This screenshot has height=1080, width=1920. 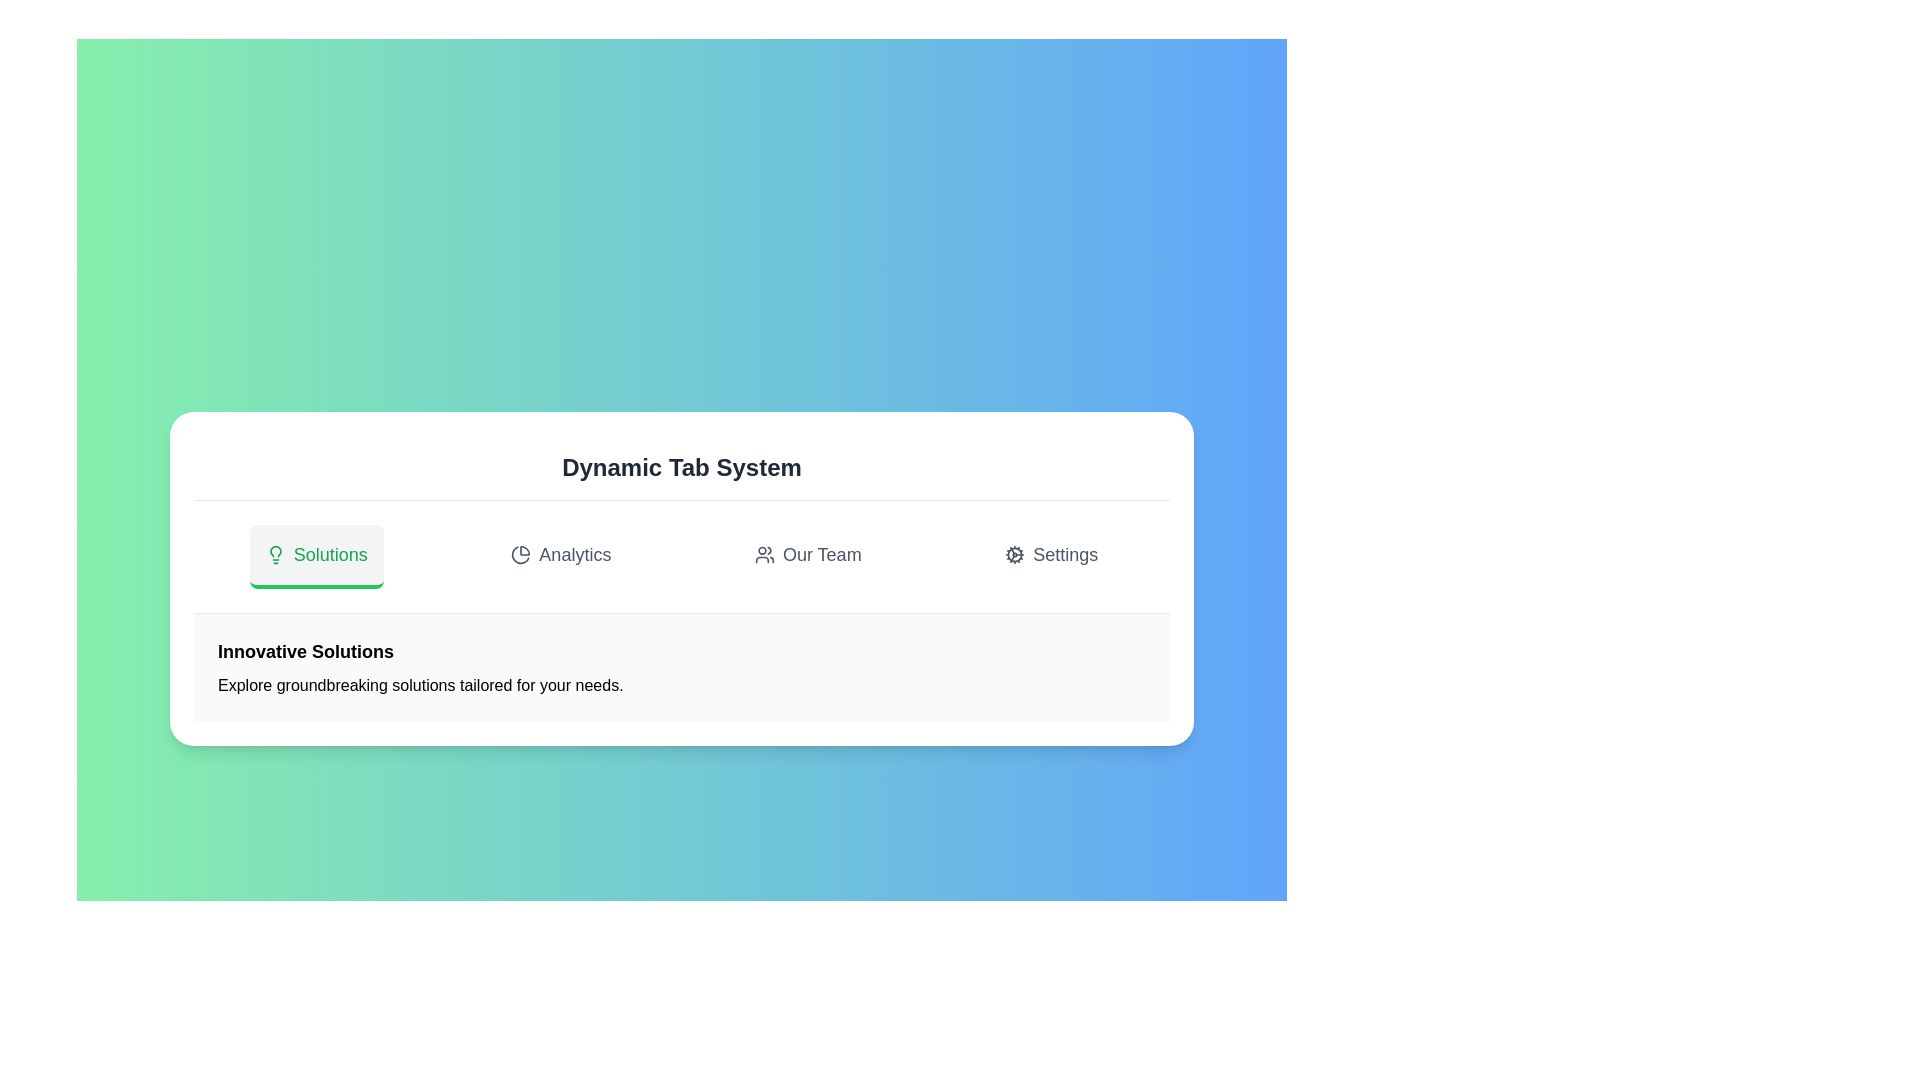 What do you see at coordinates (521, 555) in the screenshot?
I see `the 'Analytics' icon located in the horizontal navigation bar, which is positioned to the right of the 'Solutions' tab and is placed at the left side of the 'Analytics' label text` at bounding box center [521, 555].